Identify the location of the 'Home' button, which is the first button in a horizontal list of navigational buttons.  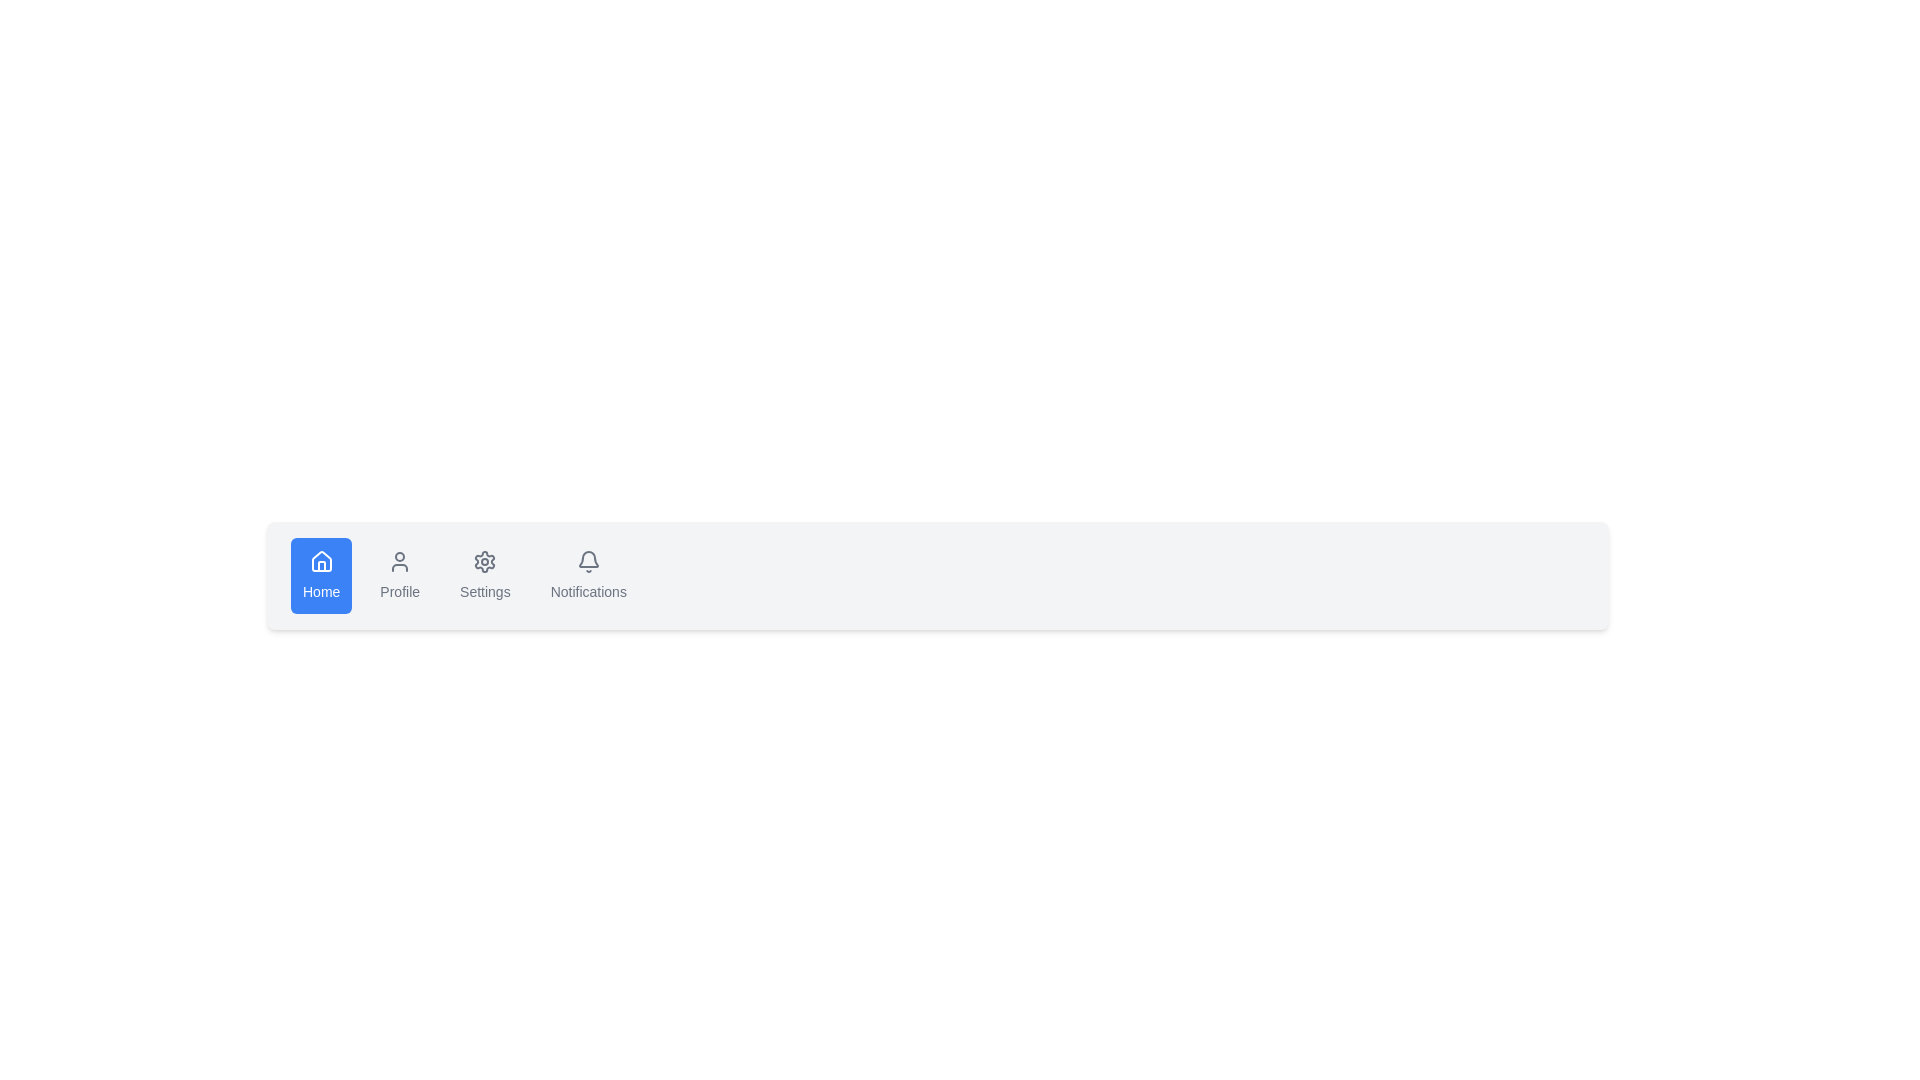
(321, 575).